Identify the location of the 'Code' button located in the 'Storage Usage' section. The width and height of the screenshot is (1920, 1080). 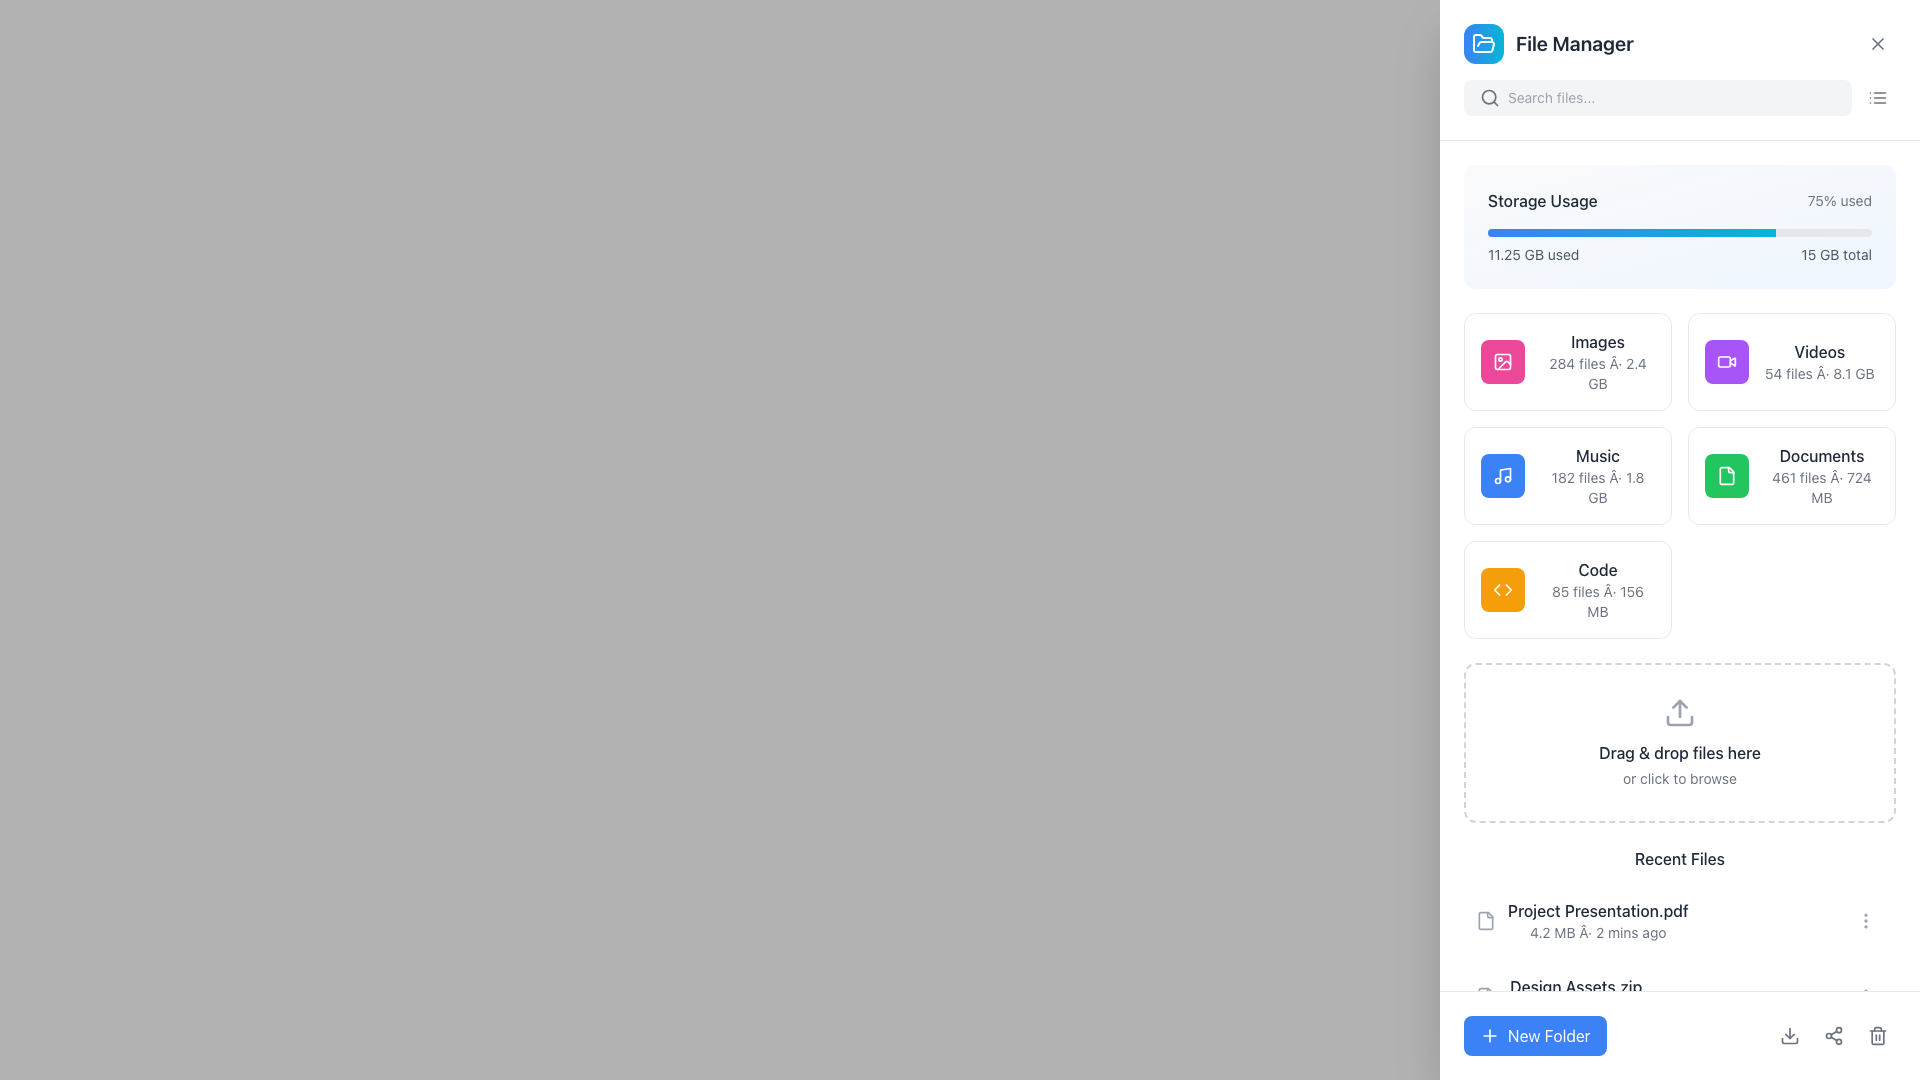
(1502, 589).